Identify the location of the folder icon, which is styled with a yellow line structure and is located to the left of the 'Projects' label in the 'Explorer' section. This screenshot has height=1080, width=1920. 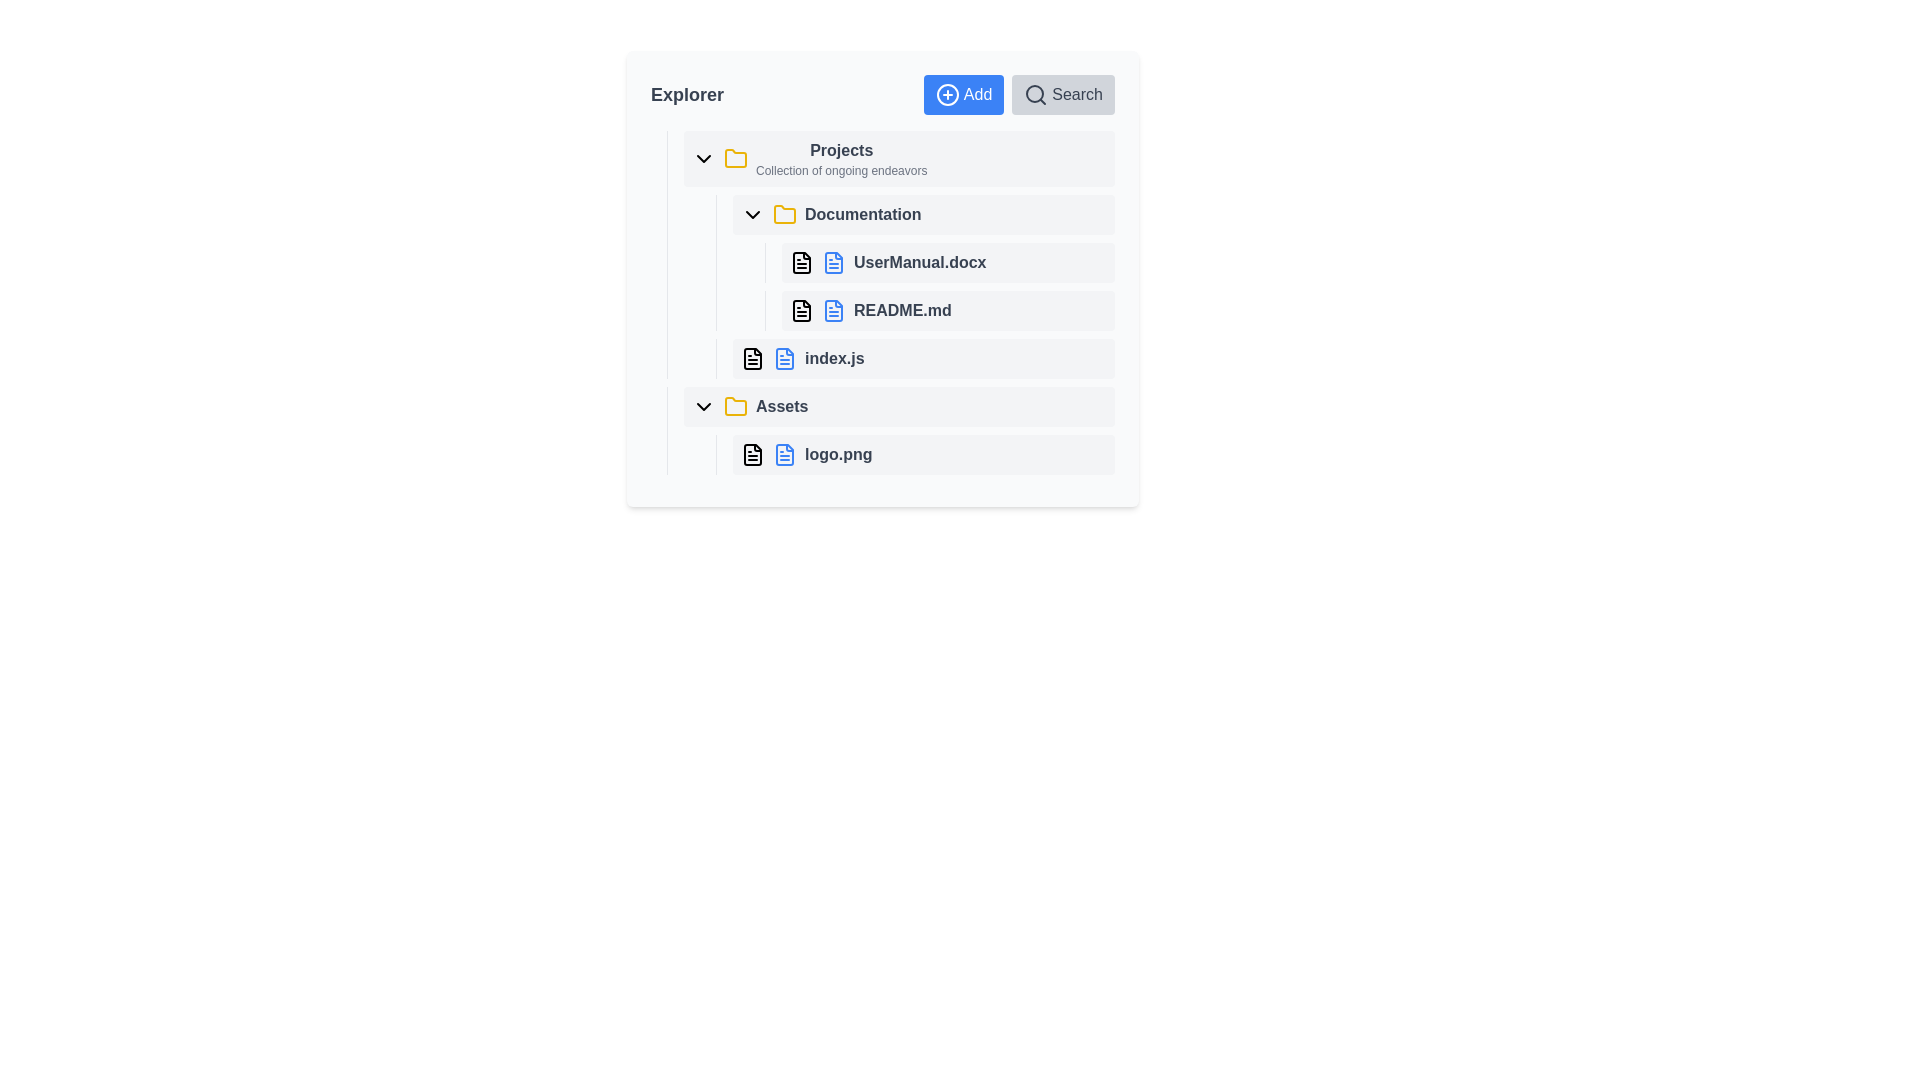
(734, 157).